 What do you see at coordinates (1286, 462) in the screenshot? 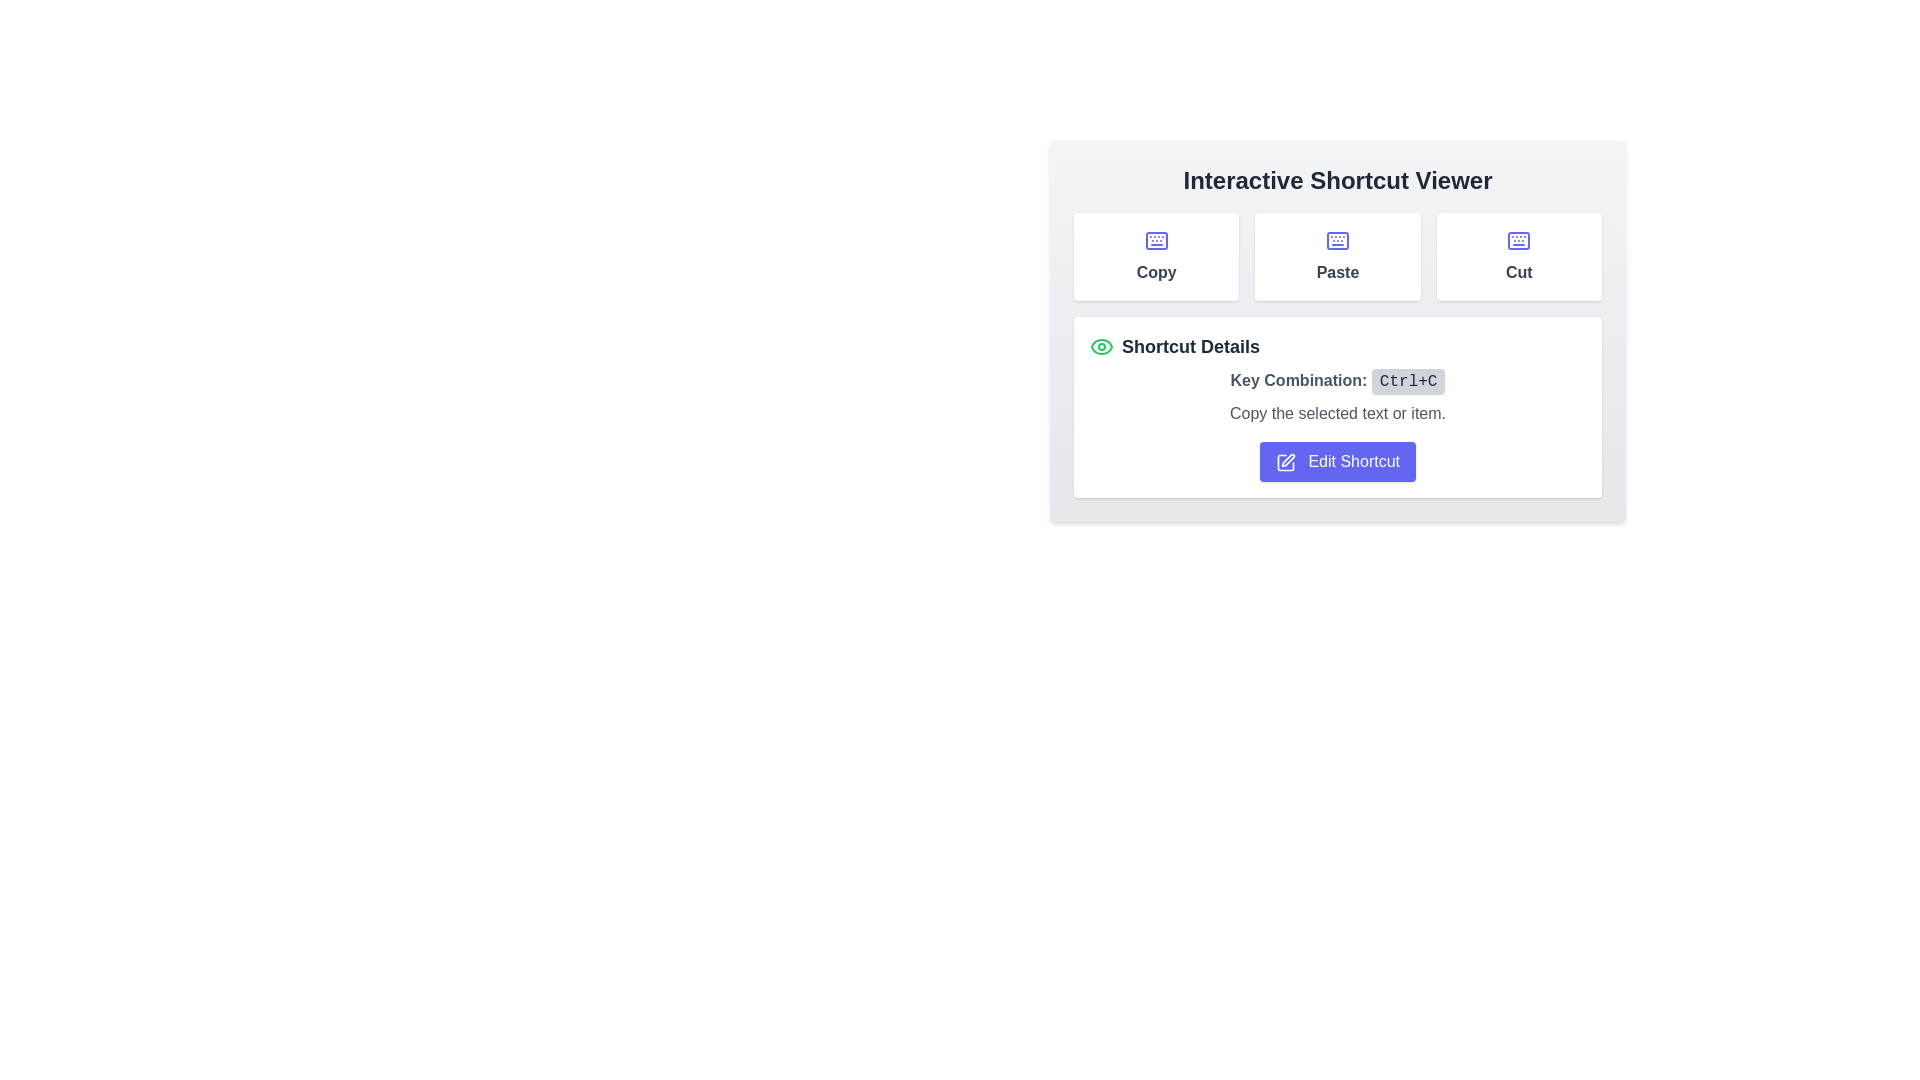
I see `the pen icon located inside the purple 'Edit Shortcut' button with white text, positioned at the bottom of the 'Shortcut Details' section` at bounding box center [1286, 462].